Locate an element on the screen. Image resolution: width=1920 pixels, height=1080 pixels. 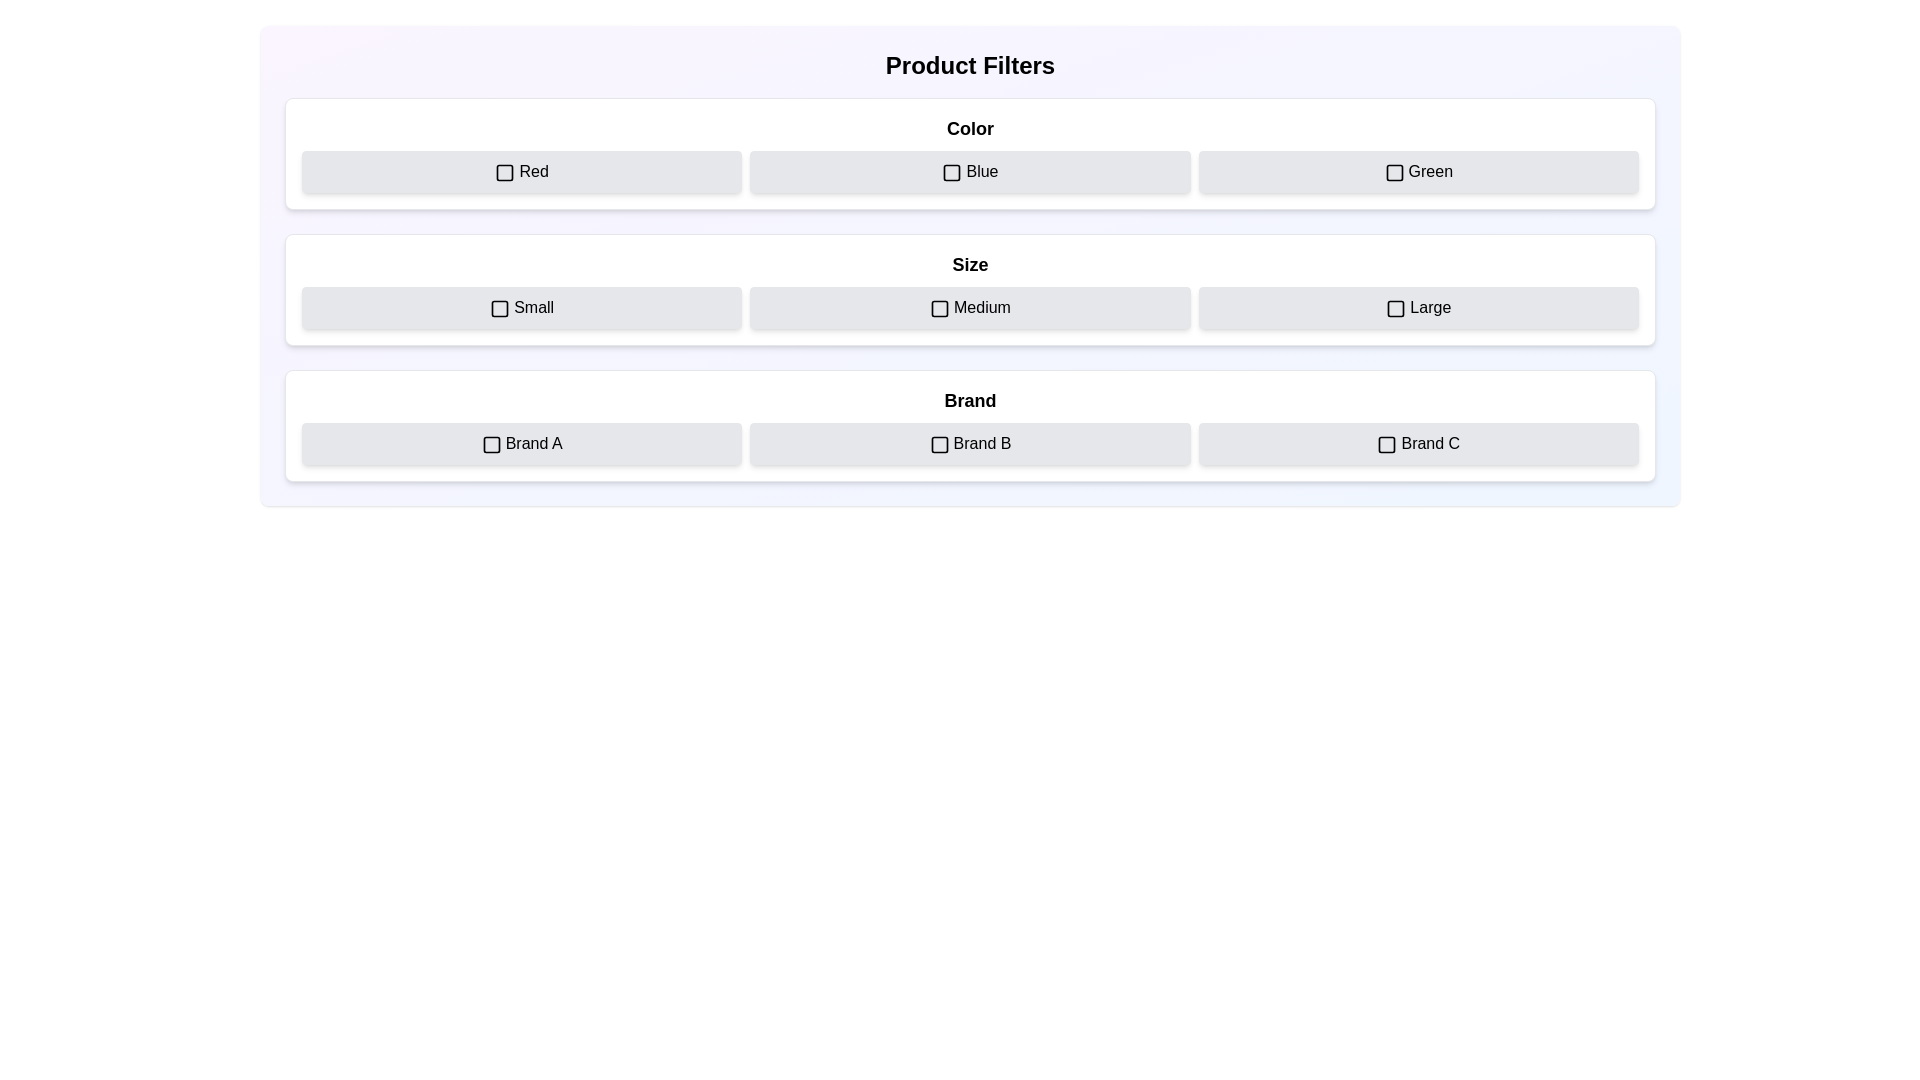
the 'Brand C' filter button, which is the third button in the horizontally aligned group of brand selection options is located at coordinates (1417, 442).